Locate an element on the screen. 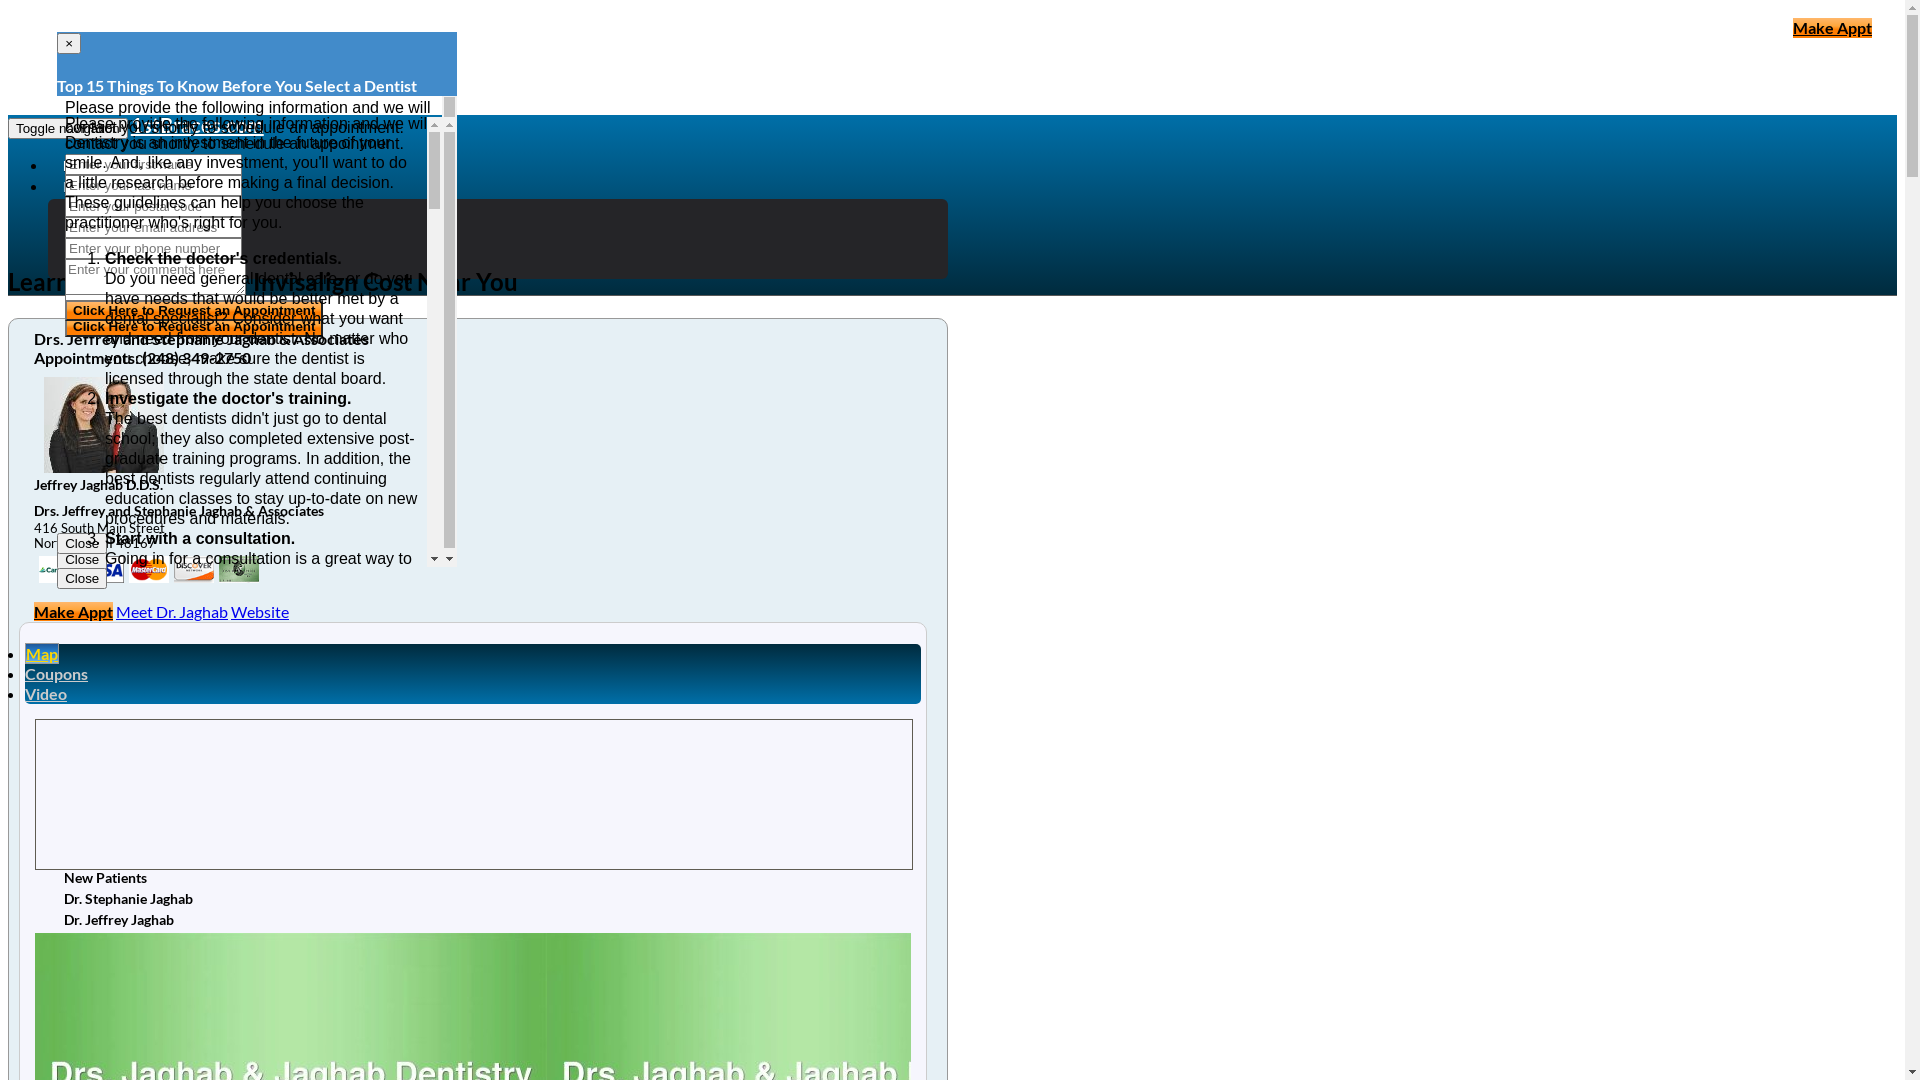  'Video' is located at coordinates (46, 692).